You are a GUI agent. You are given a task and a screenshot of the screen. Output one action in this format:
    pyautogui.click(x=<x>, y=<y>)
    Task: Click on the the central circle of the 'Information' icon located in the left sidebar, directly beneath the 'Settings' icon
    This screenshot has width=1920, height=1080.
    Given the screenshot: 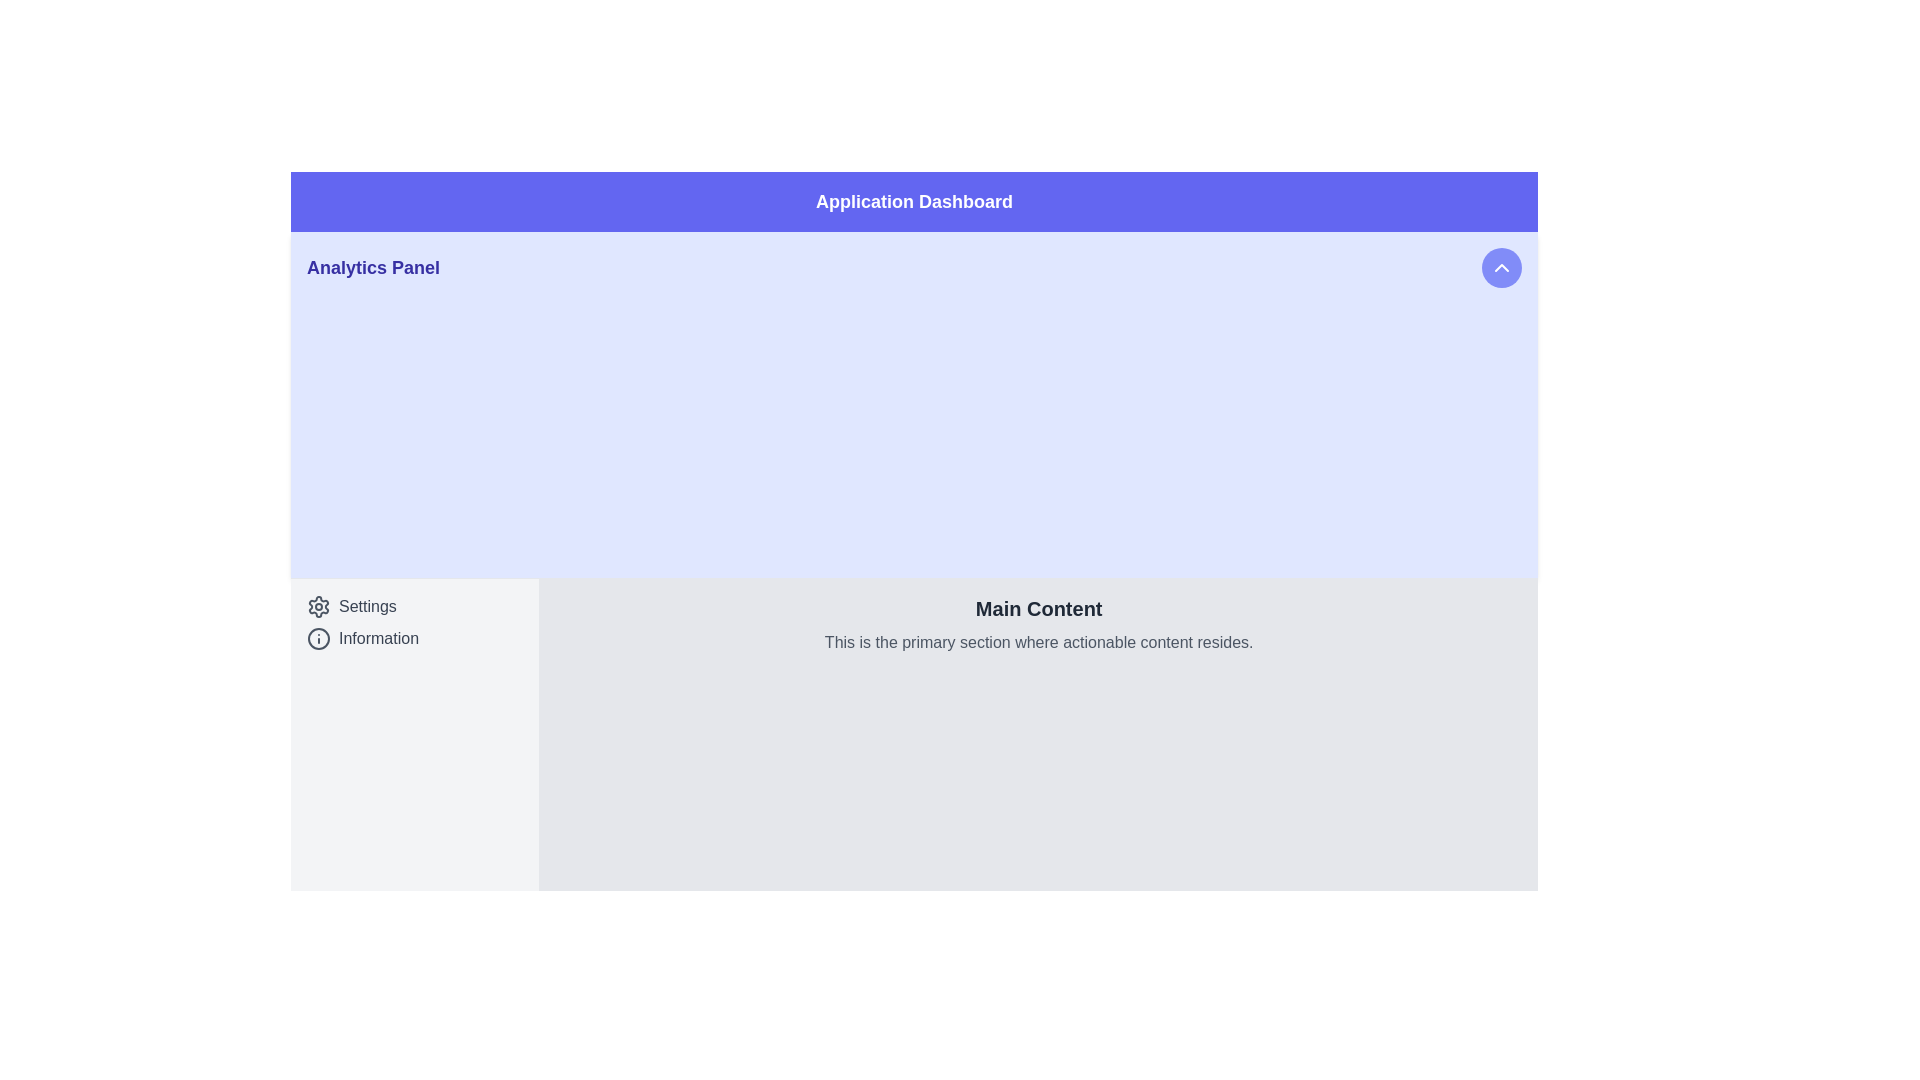 What is the action you would take?
    pyautogui.click(x=317, y=638)
    